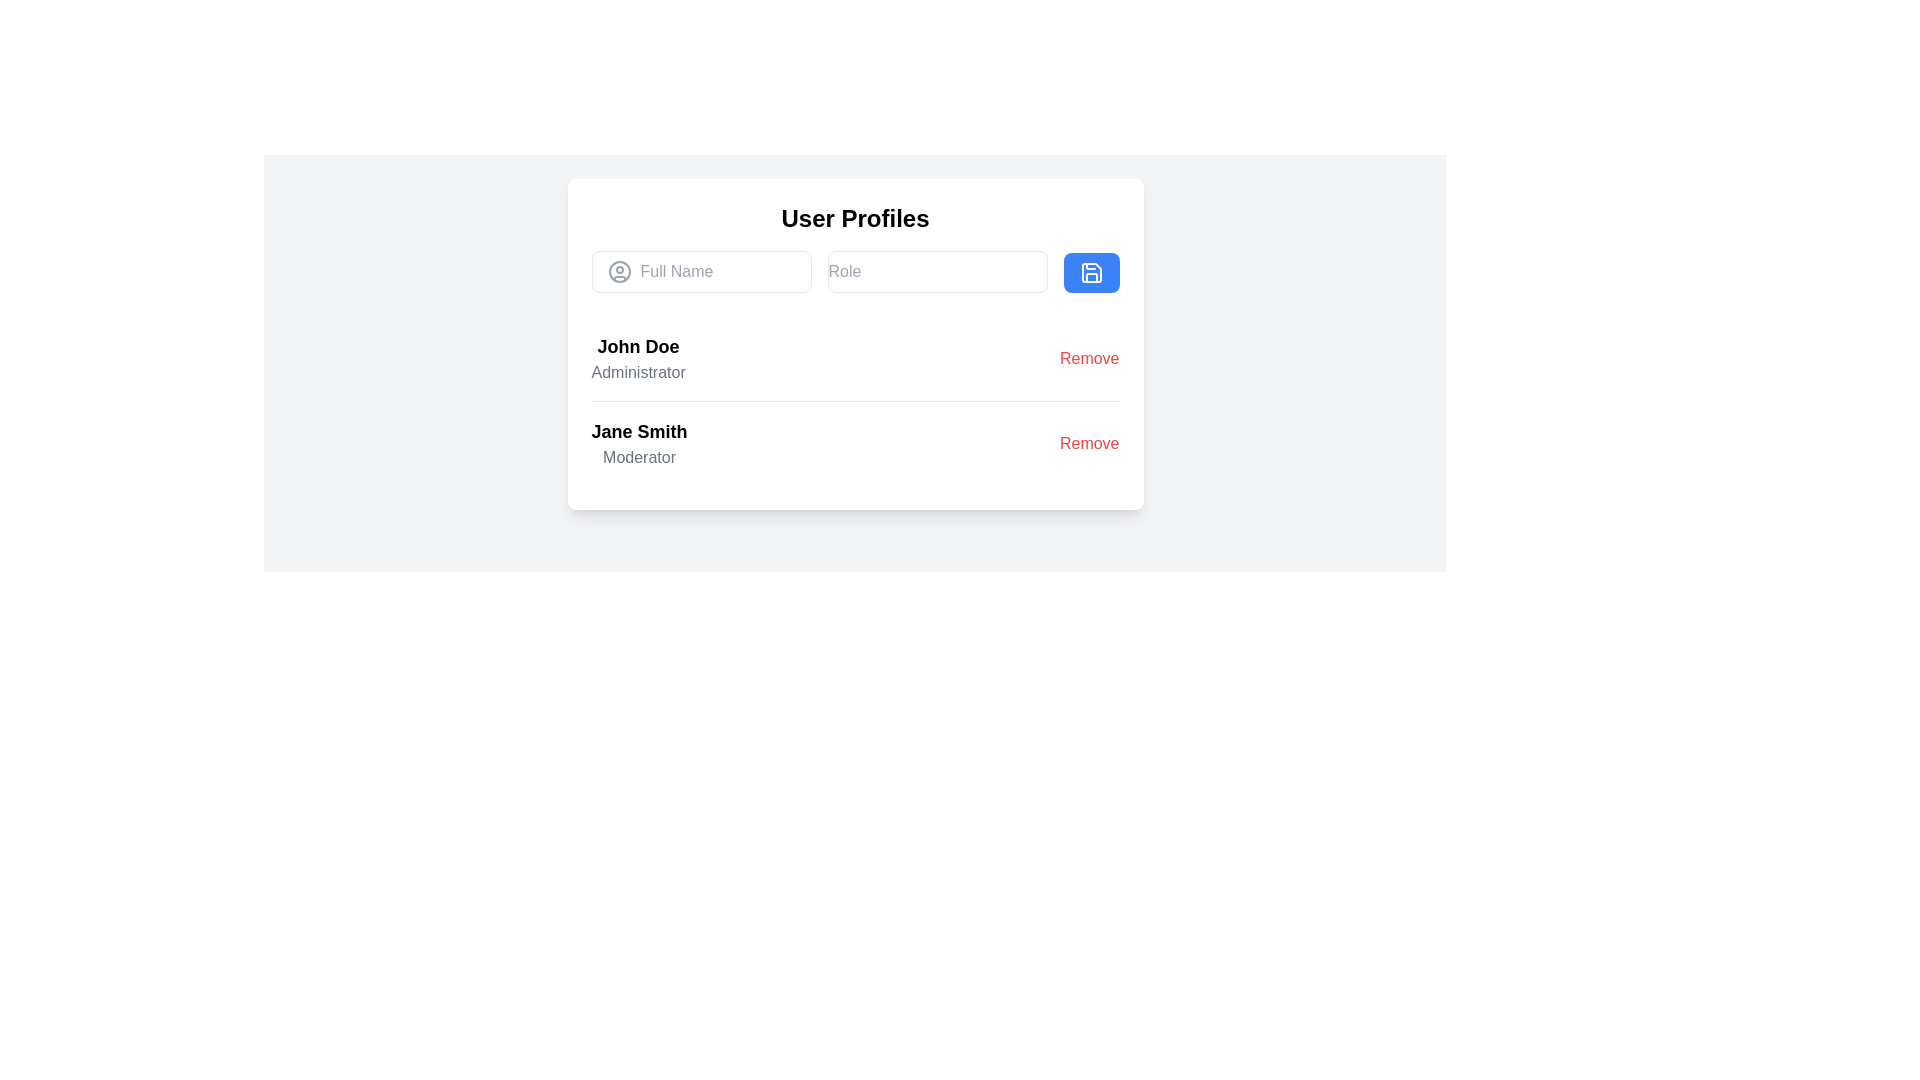 The image size is (1920, 1080). Describe the element at coordinates (618, 272) in the screenshot. I see `the Decorative icon indicating the 'Full Name' input field, which is positioned at the left margin of the input area within the user profile section` at that location.